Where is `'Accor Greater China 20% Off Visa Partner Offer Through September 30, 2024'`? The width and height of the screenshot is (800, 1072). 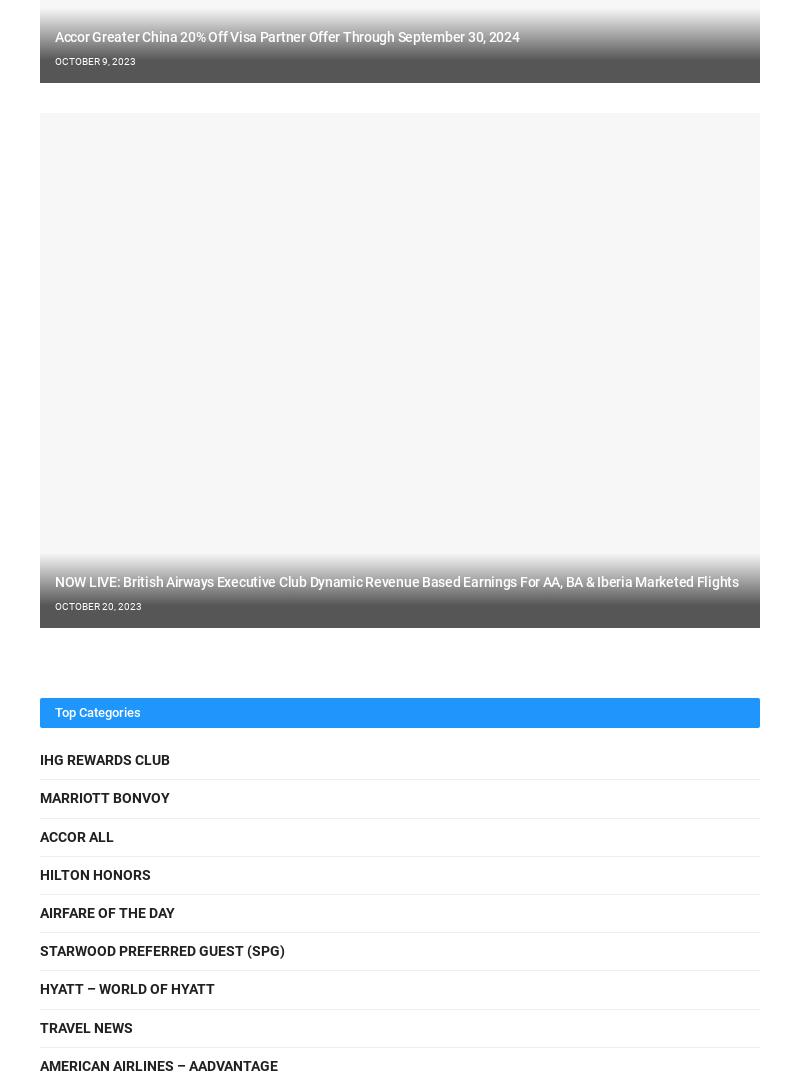
'Accor Greater China 20% Off Visa Partner Offer Through September 30, 2024' is located at coordinates (287, 35).